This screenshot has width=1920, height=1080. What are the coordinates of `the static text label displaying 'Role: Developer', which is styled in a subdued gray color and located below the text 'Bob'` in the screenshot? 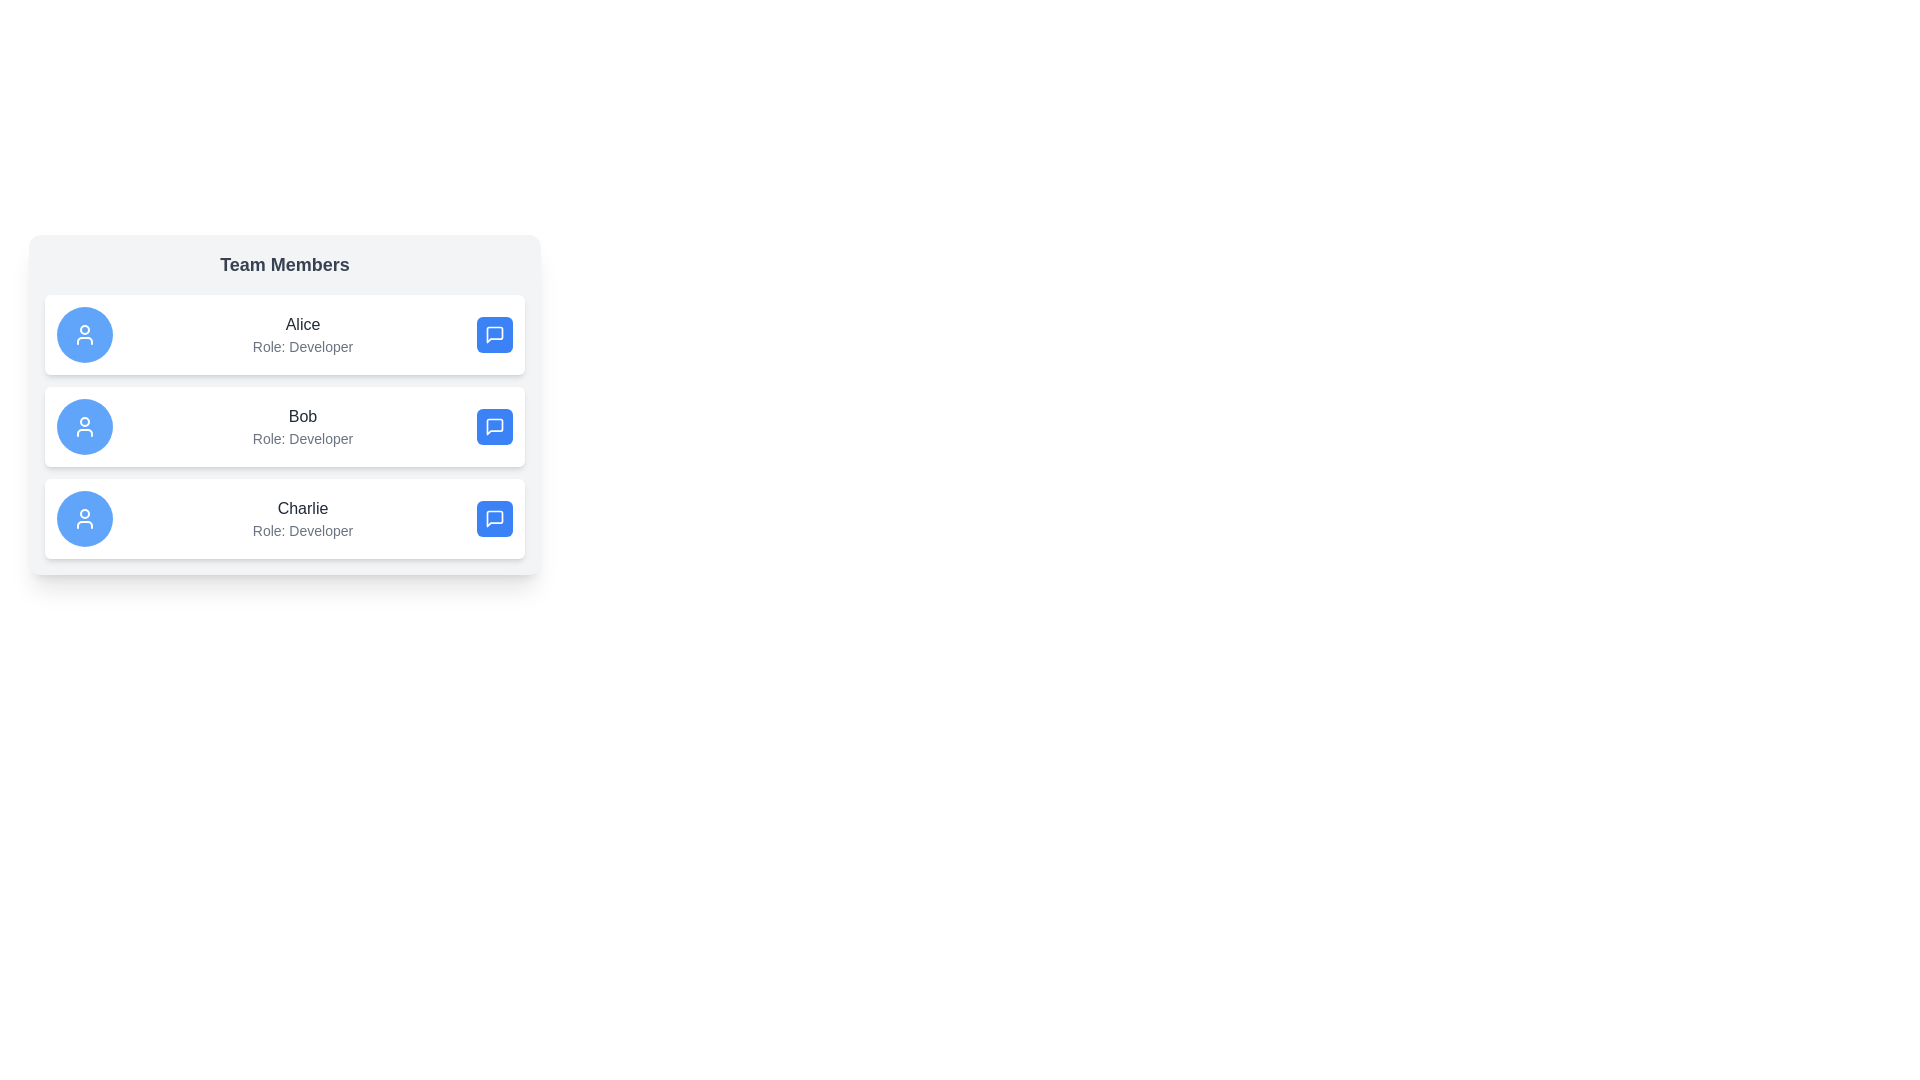 It's located at (301, 438).